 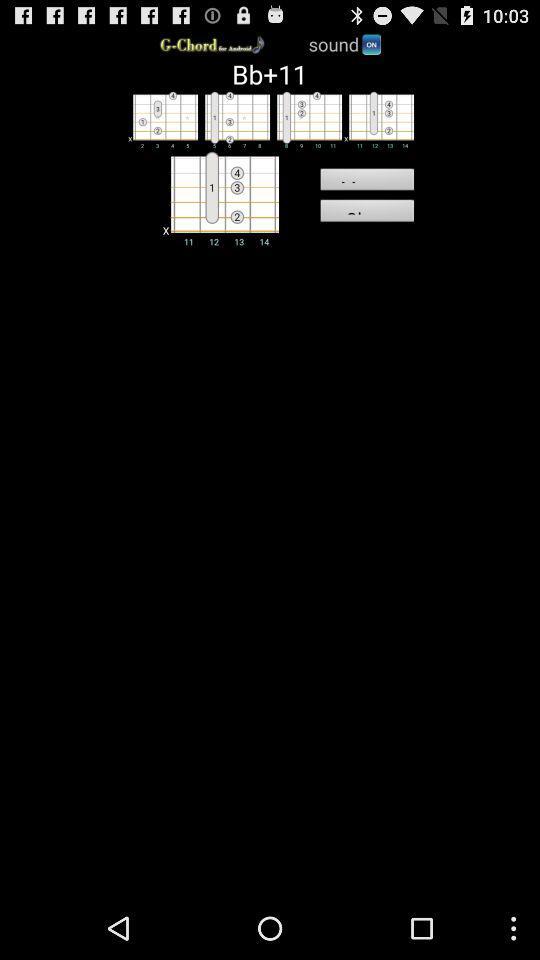 I want to click on or go to memo, so click(x=378, y=119).